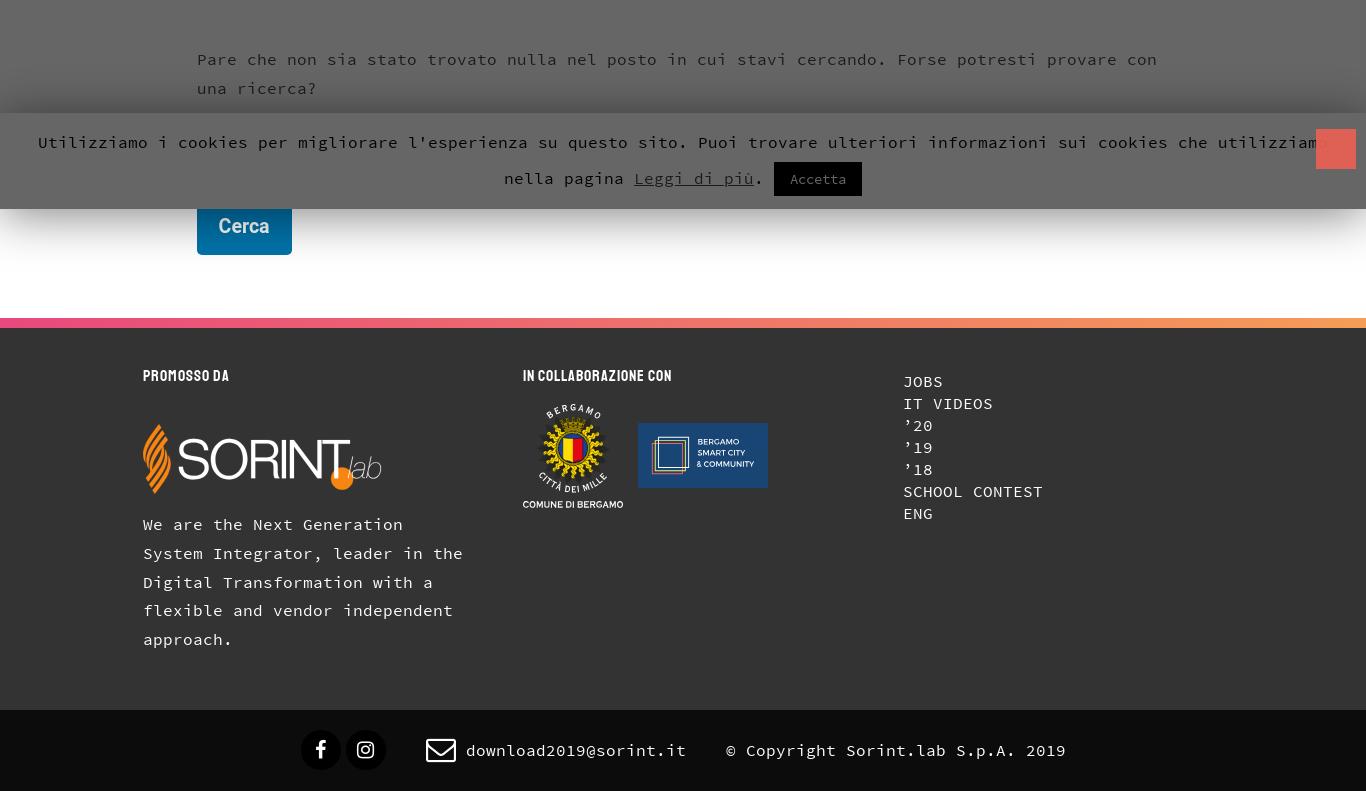 The image size is (1366, 791). Describe the element at coordinates (900, 512) in the screenshot. I see `'Eng'` at that location.